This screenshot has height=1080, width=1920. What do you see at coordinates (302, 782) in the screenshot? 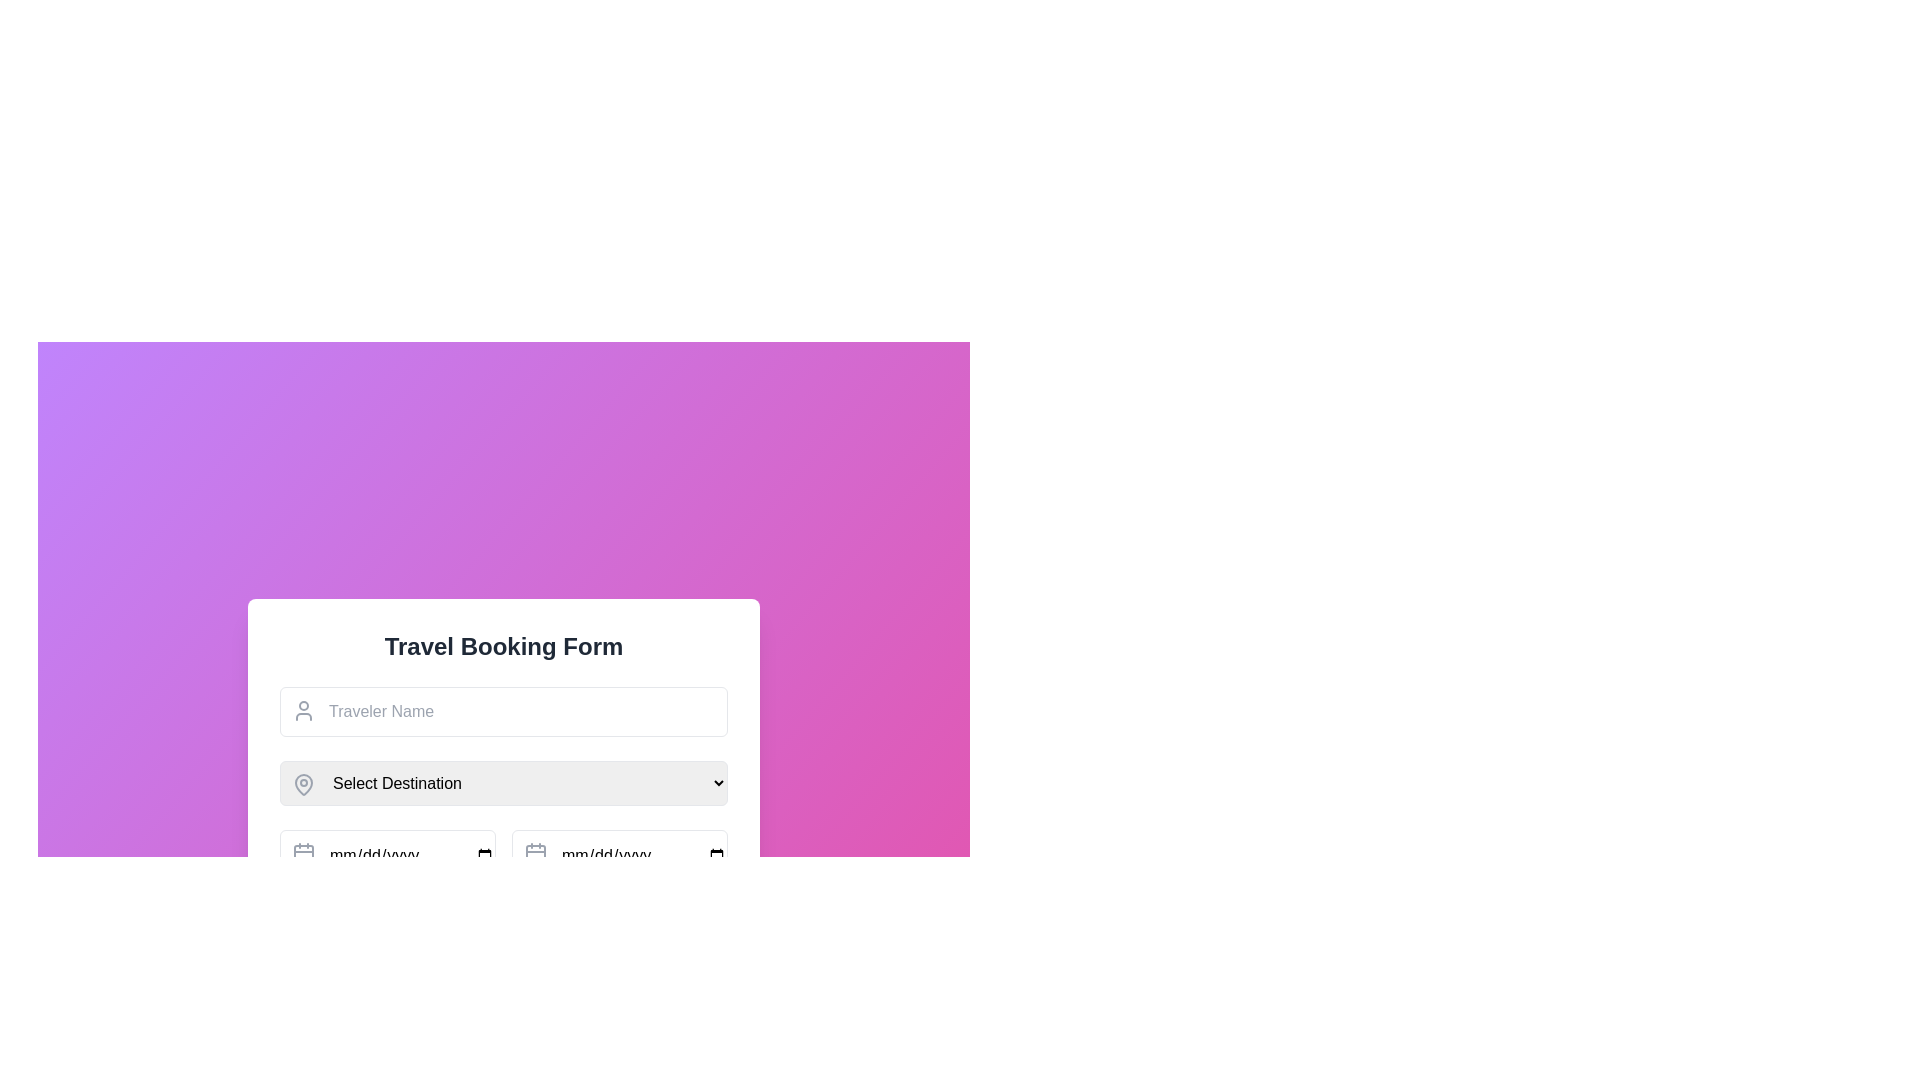
I see `the Decorative pin-shaped icon with a circular base and pointed tip, which is located inside the dropdown field labeled 'Select Destination.'` at bounding box center [302, 782].